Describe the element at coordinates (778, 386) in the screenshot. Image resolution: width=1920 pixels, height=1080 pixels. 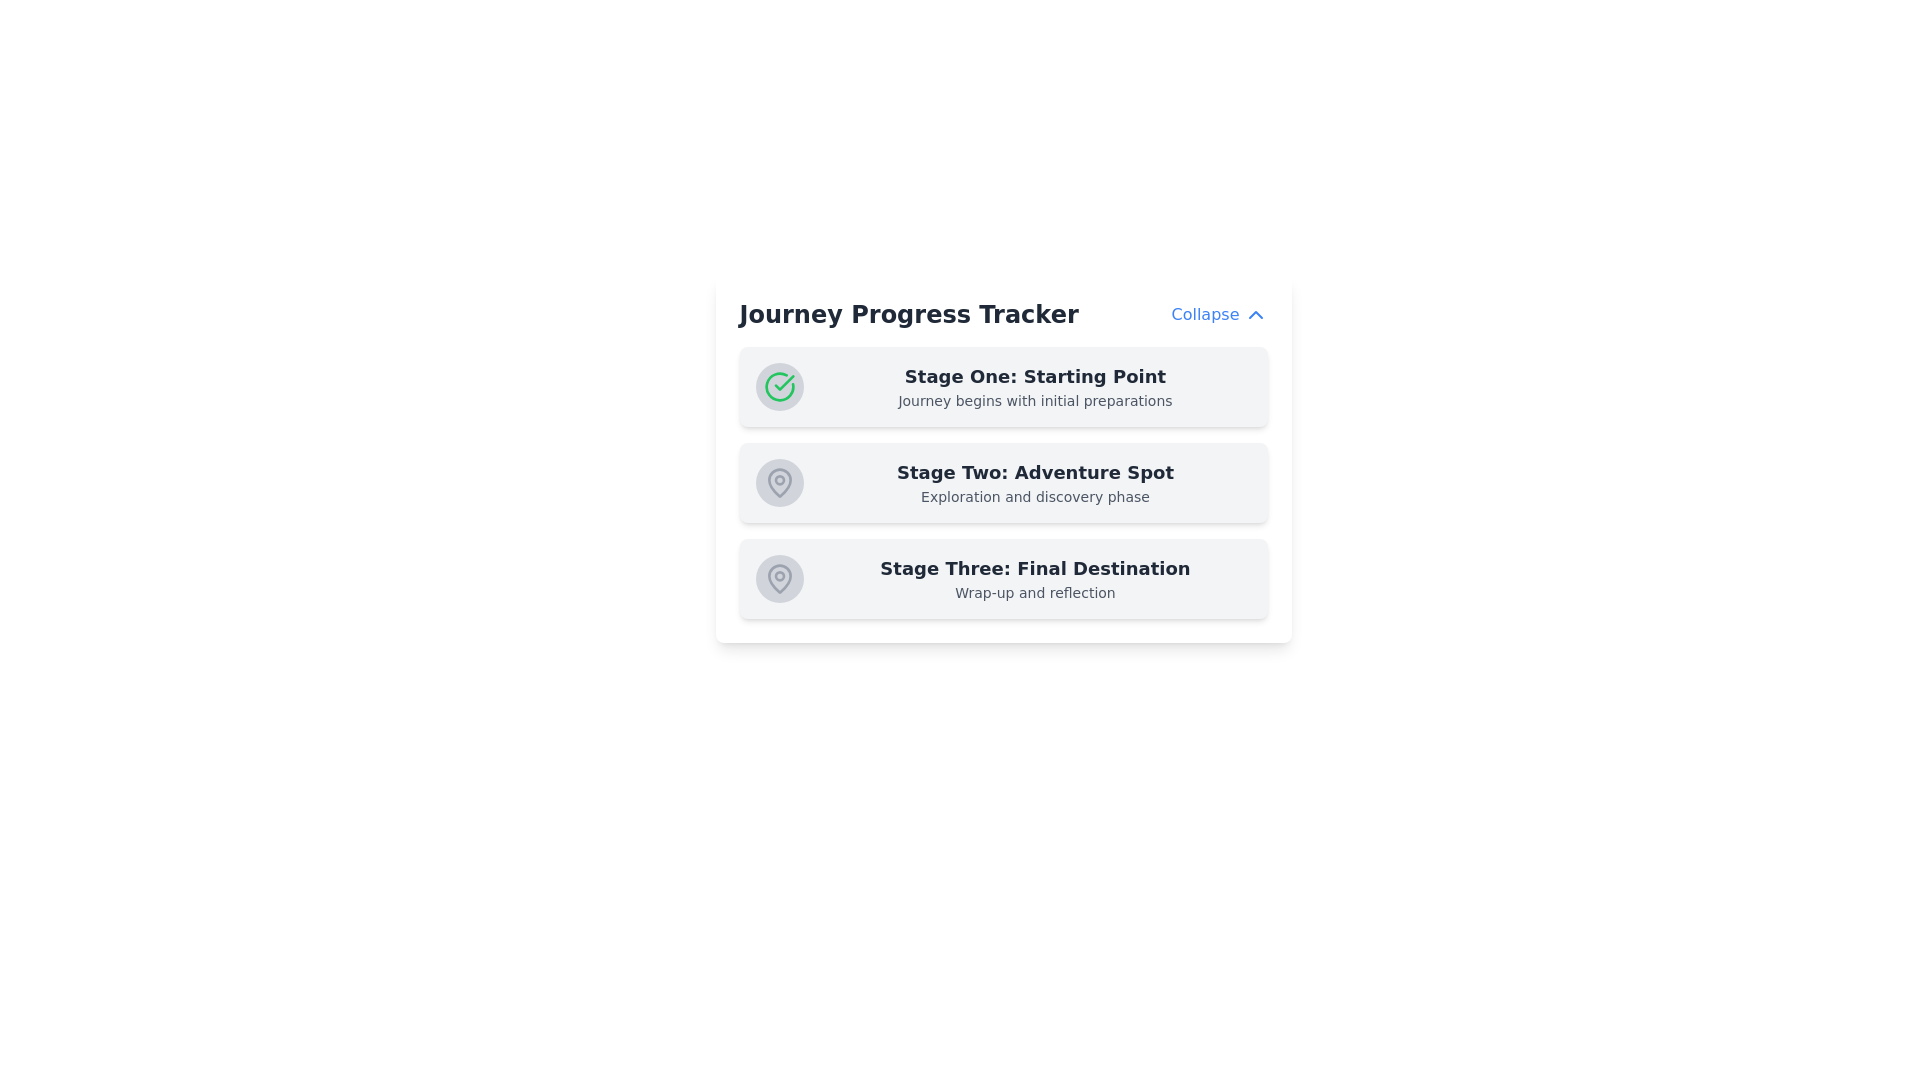
I see `the circular icon with a green outline and checkmark in the 'Journey Progress Tracker' section, located to the left of 'Stage One: Starting Point'` at that location.